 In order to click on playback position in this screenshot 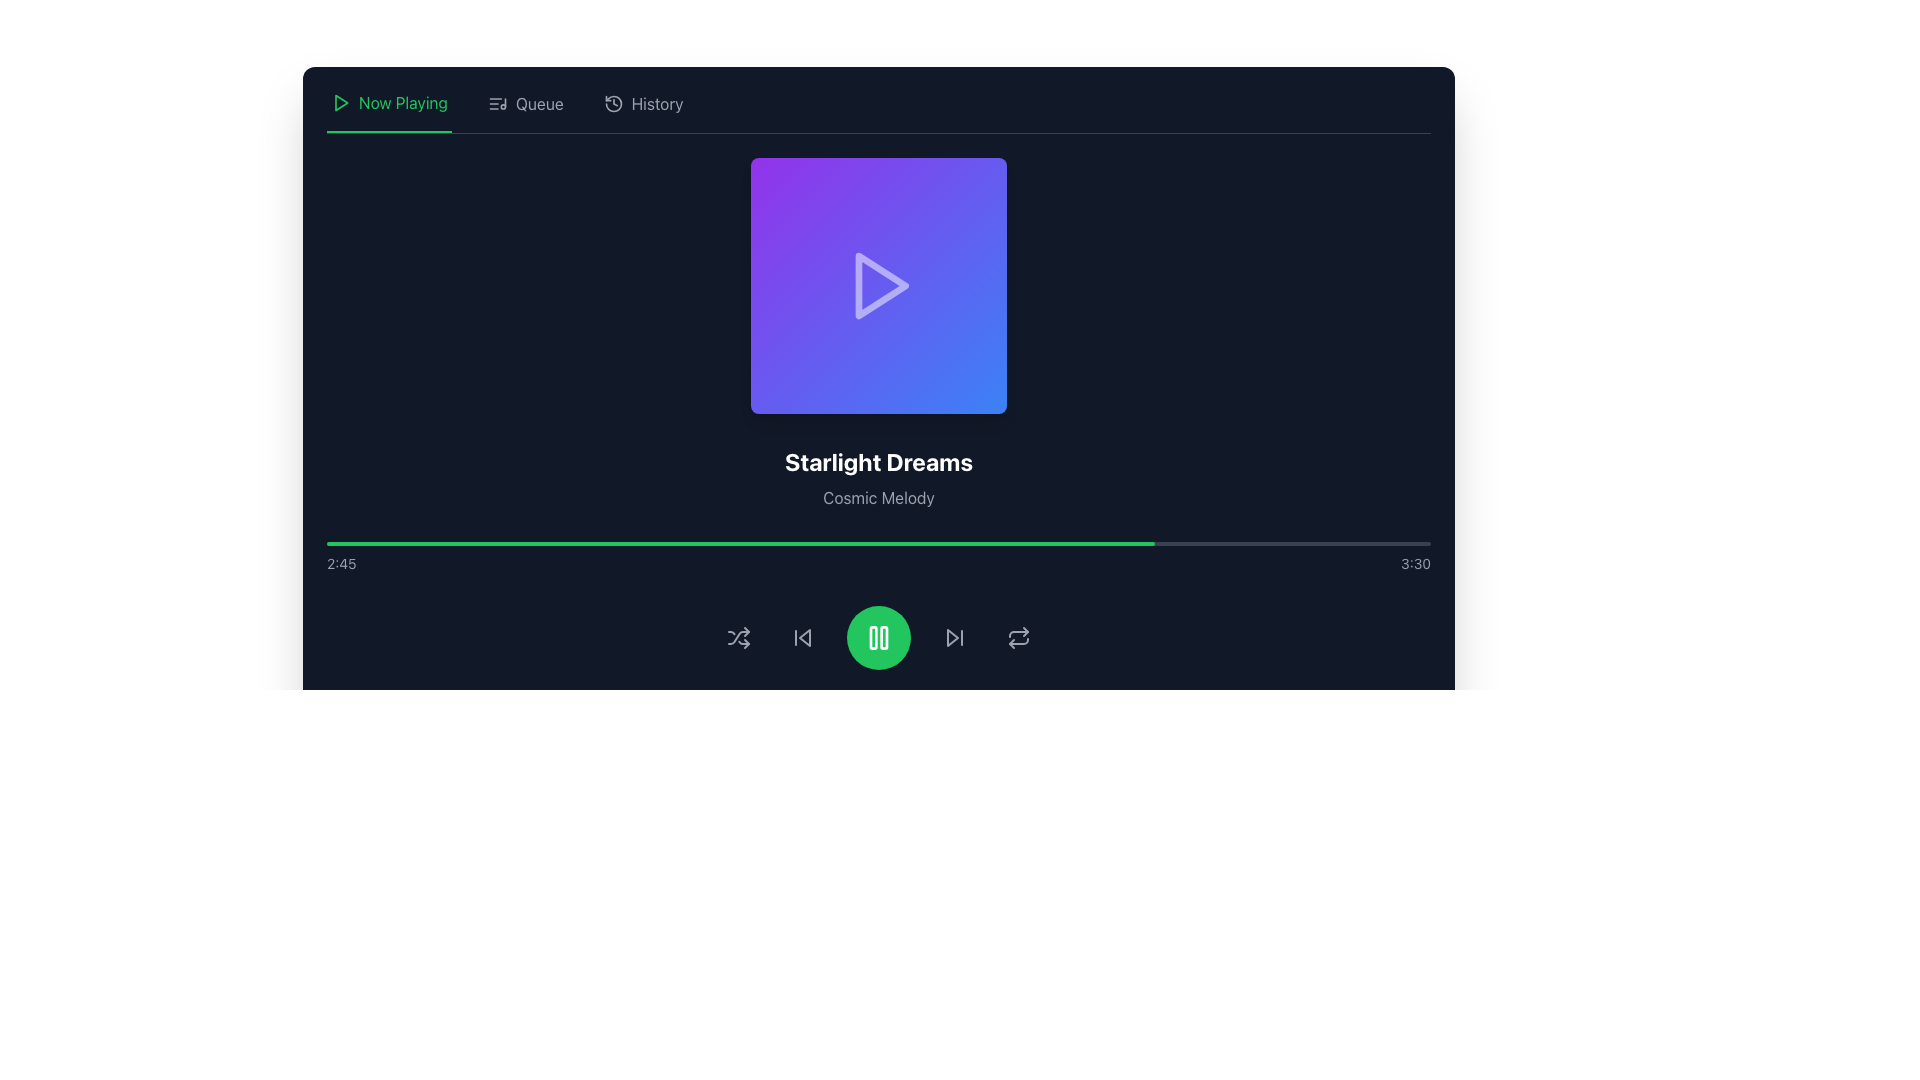, I will do `click(523, 543)`.